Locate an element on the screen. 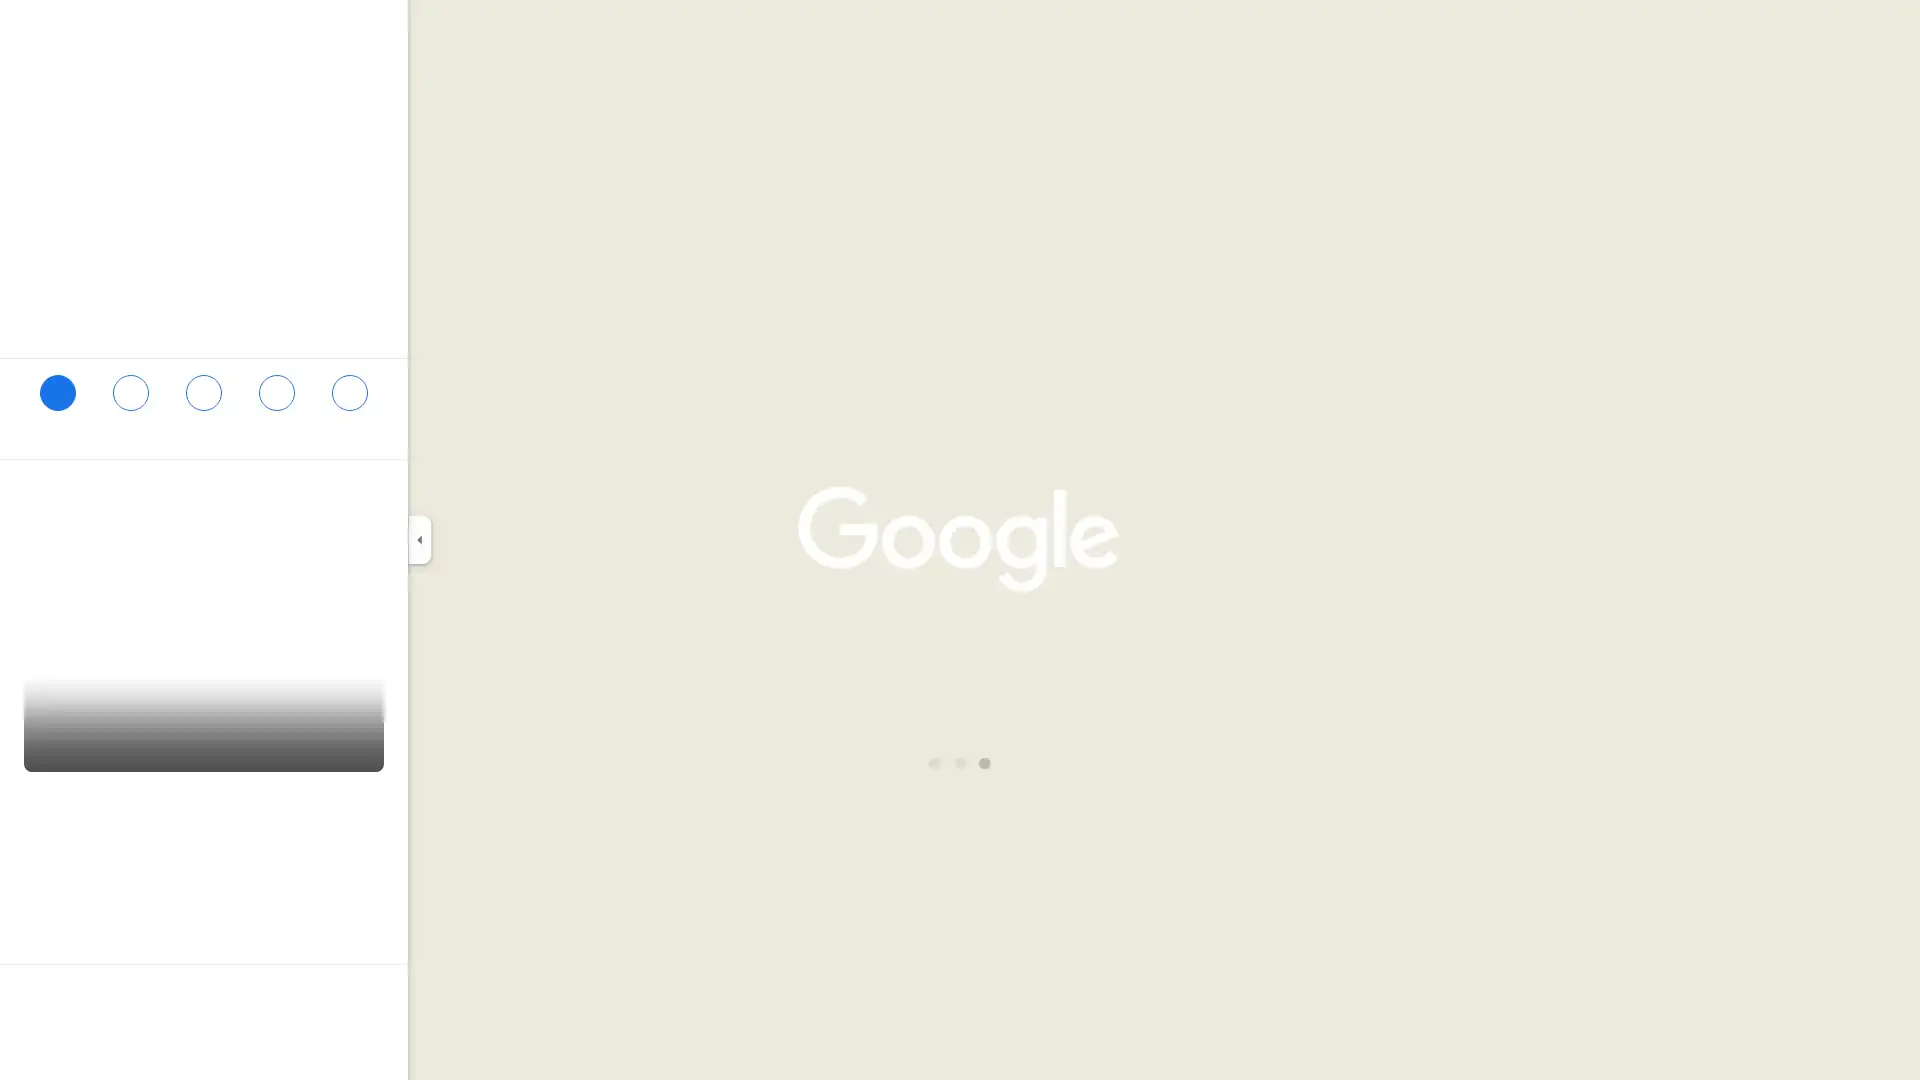 The image size is (1920, 1080). Street View is located at coordinates (204, 711).